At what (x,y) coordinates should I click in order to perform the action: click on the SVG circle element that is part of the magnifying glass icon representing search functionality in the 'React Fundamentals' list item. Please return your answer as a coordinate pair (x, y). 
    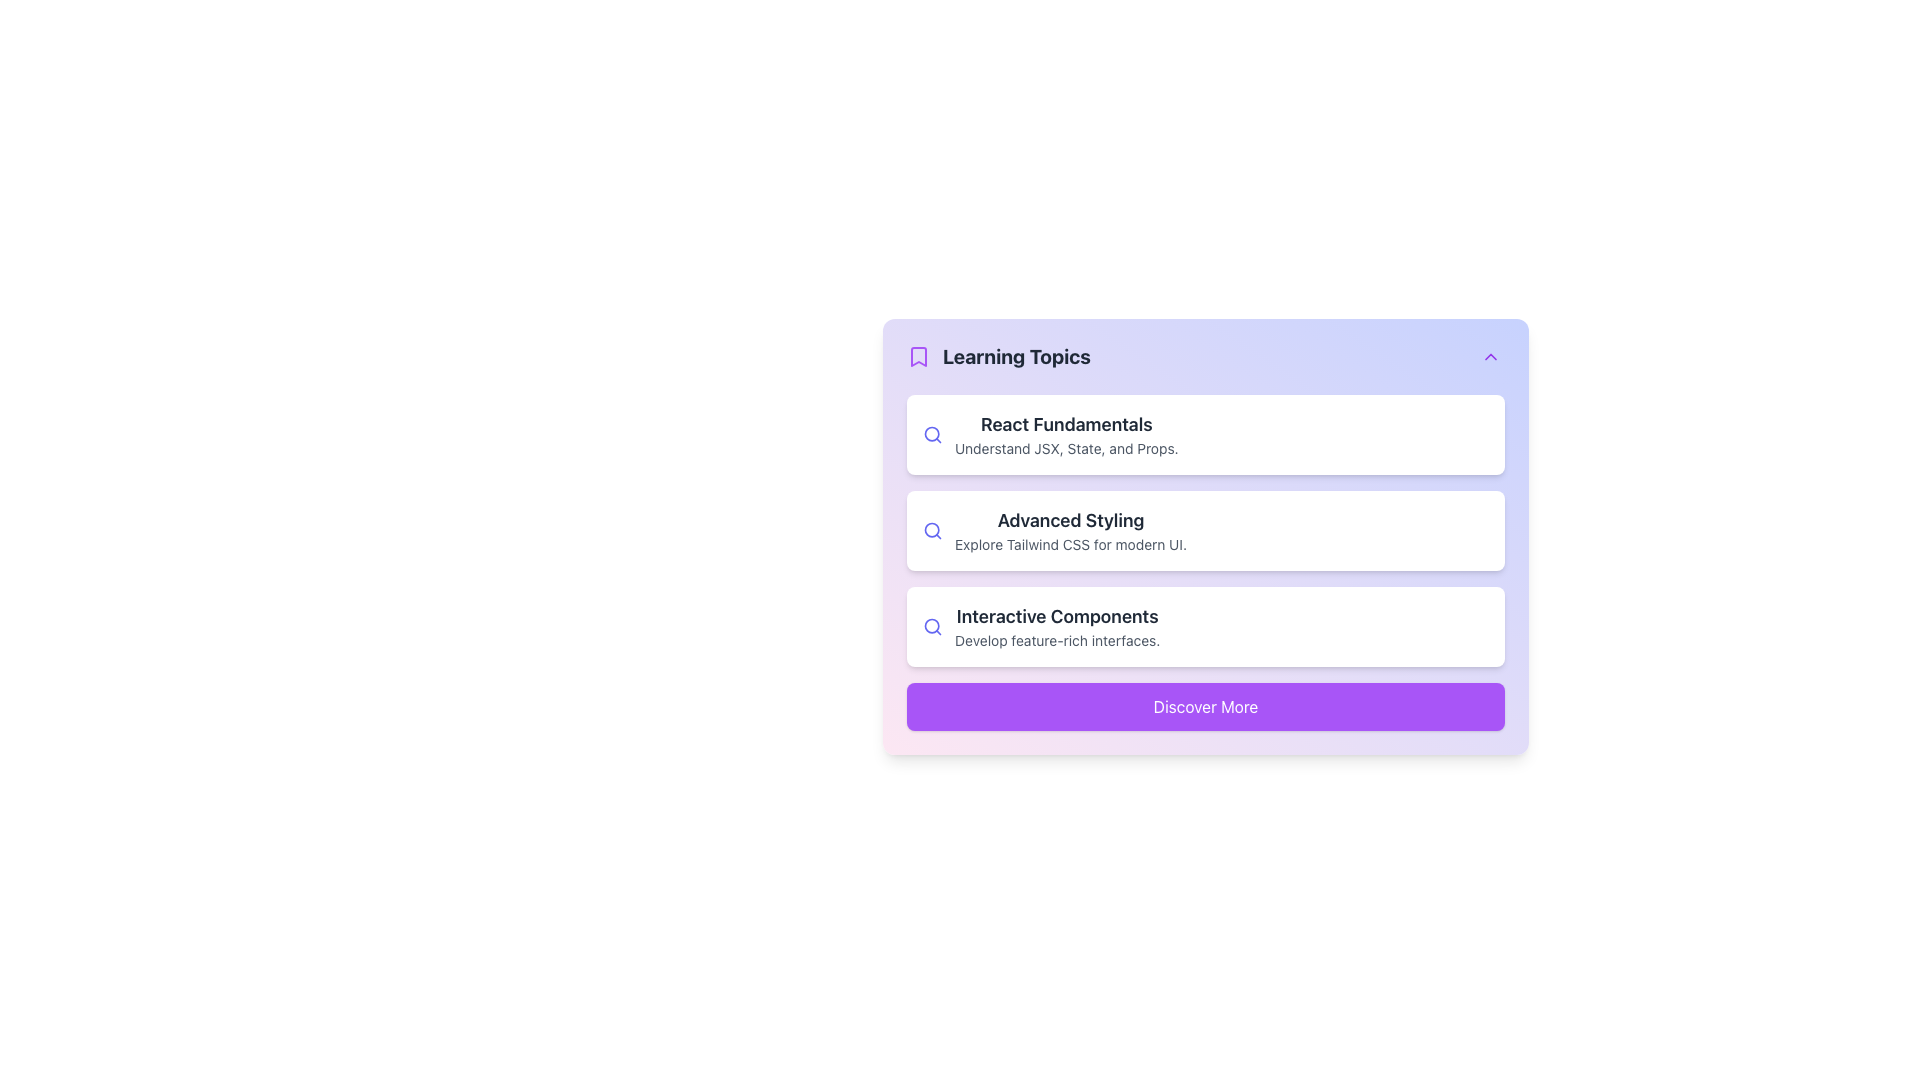
    Looking at the image, I should click on (931, 433).